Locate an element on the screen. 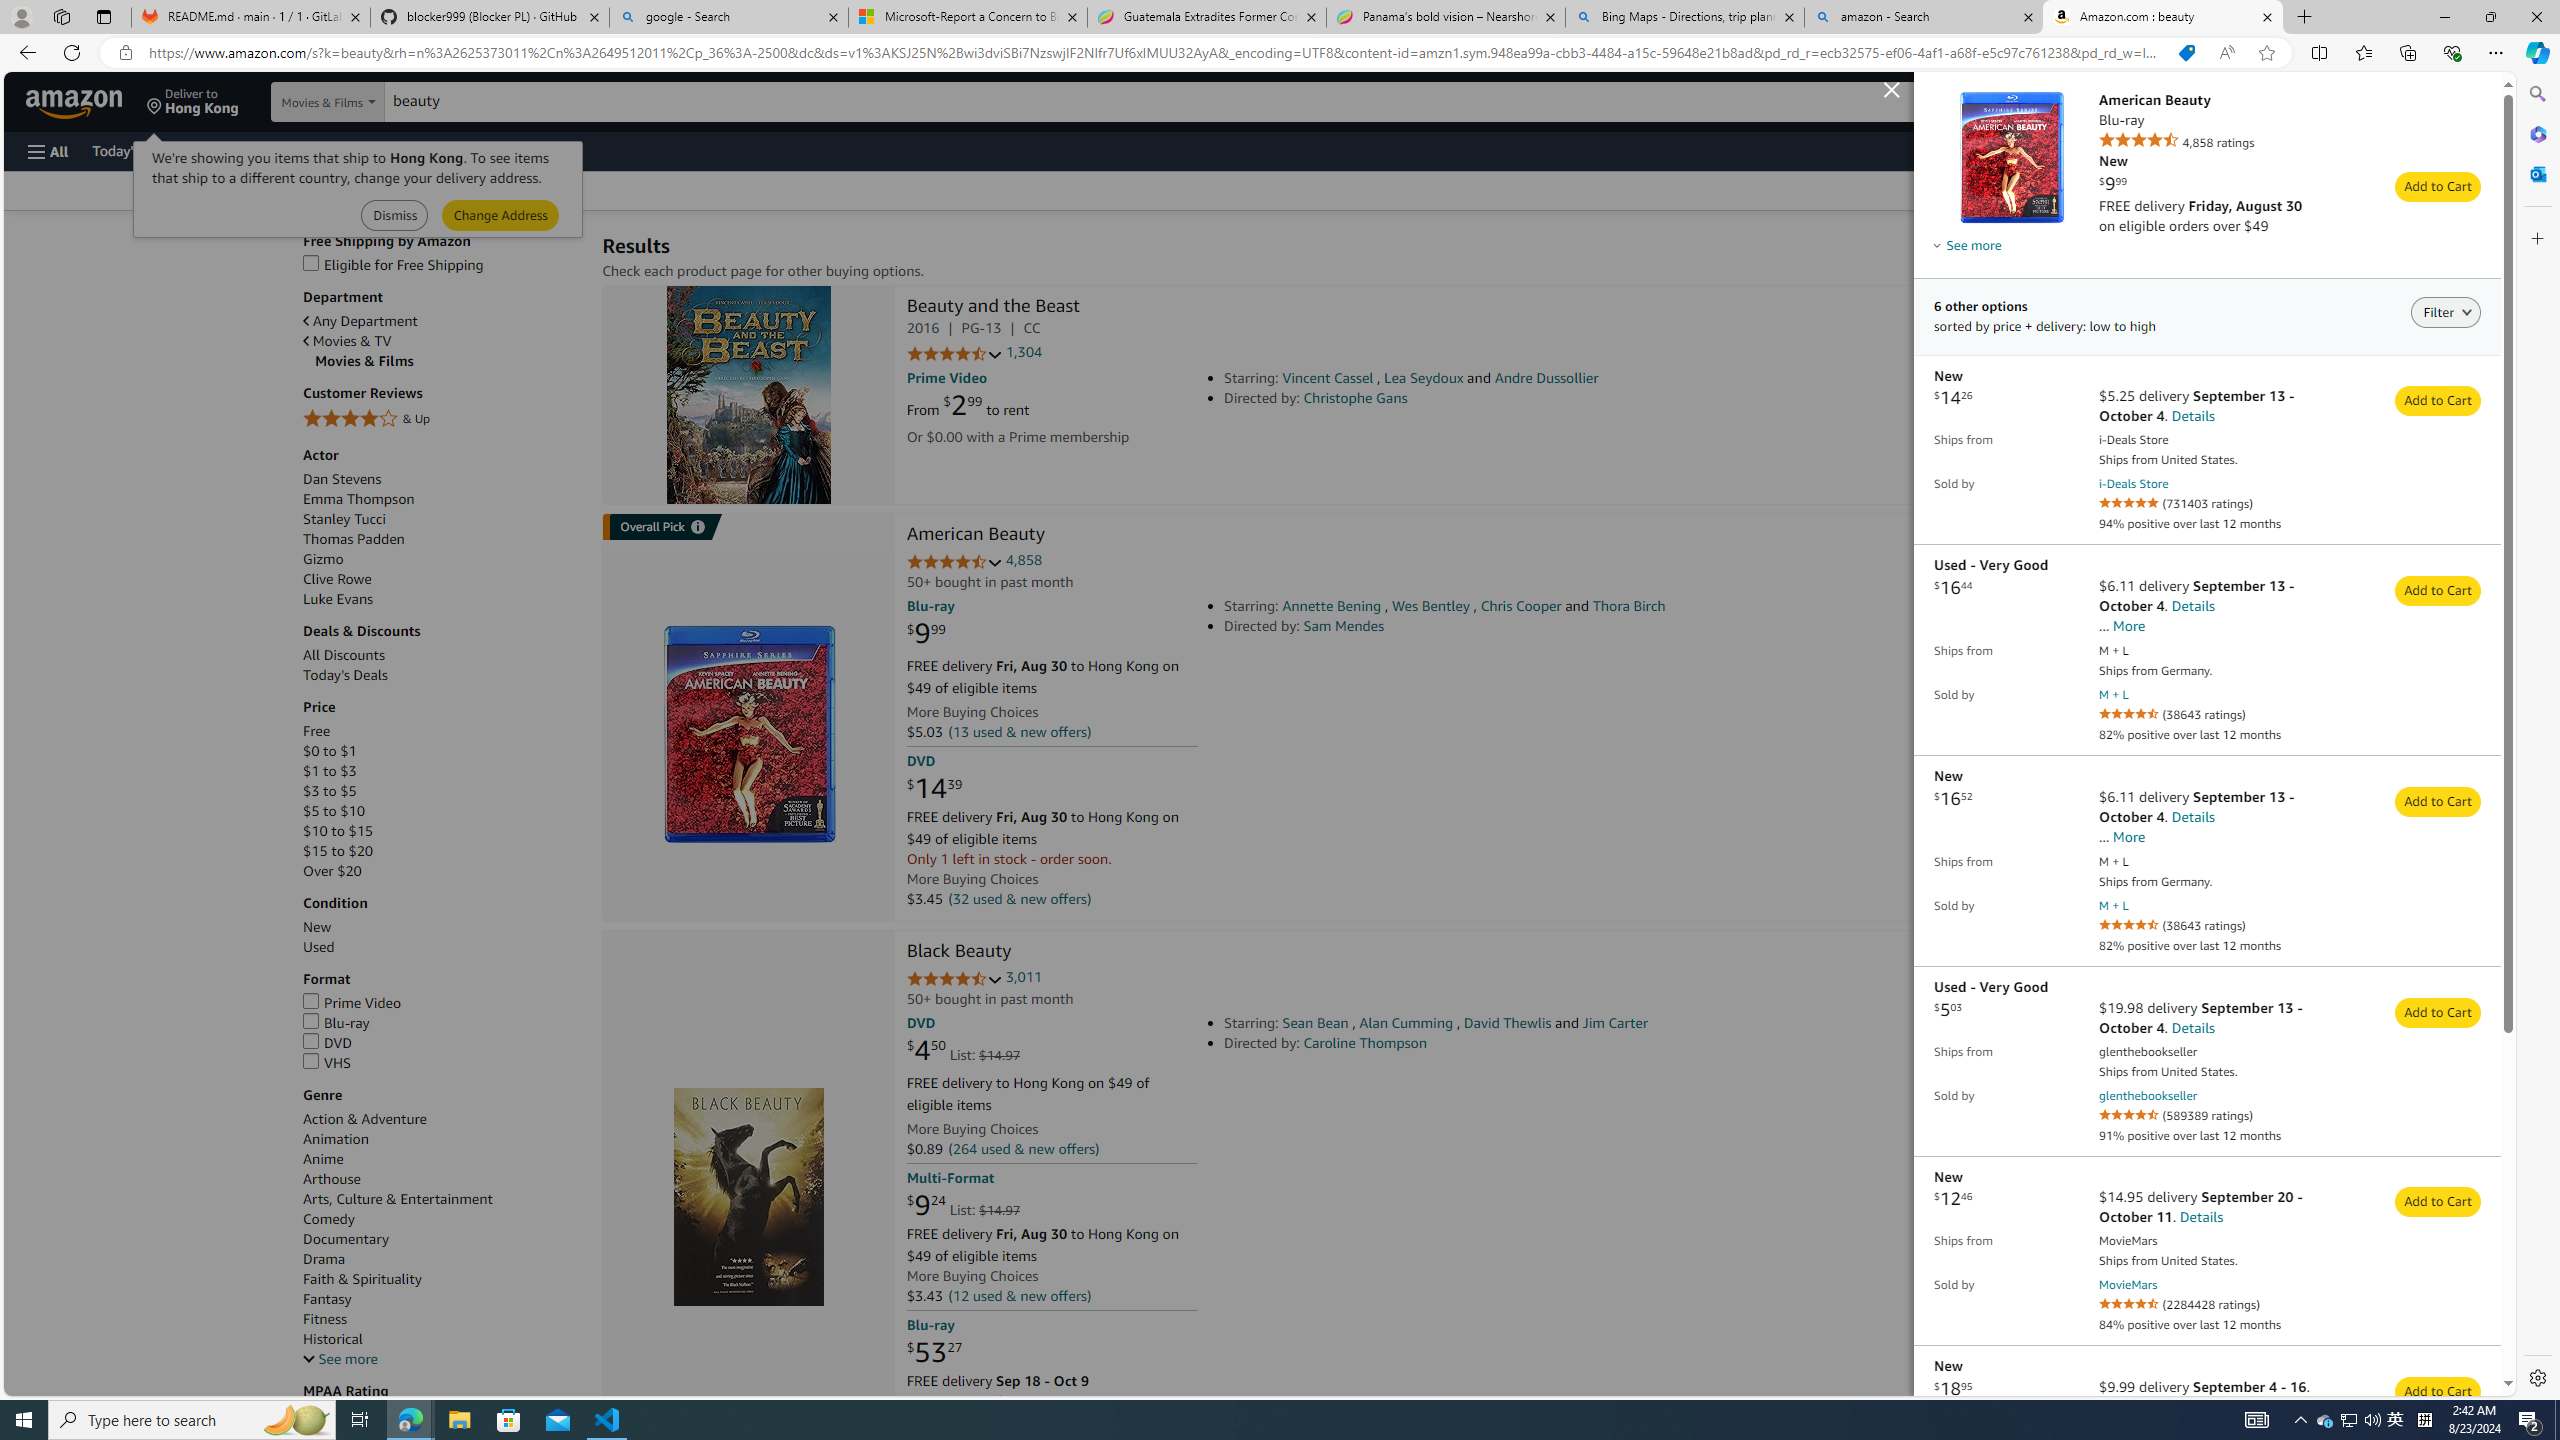 This screenshot has height=1440, width=2560. 'Refresh' is located at coordinates (70, 51).